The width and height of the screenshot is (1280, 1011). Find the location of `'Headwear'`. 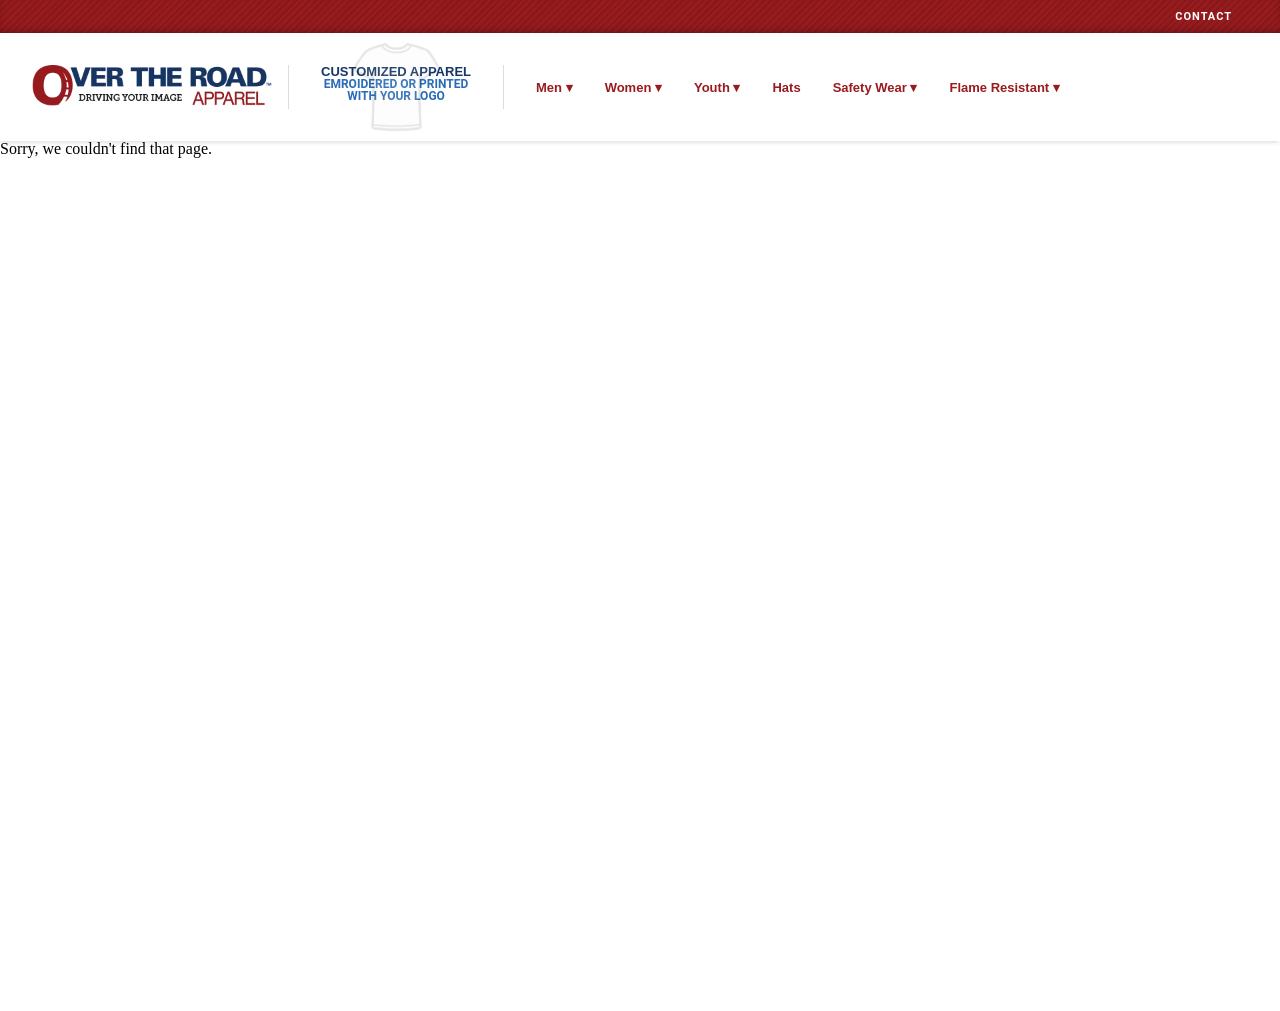

'Headwear' is located at coordinates (982, 296).